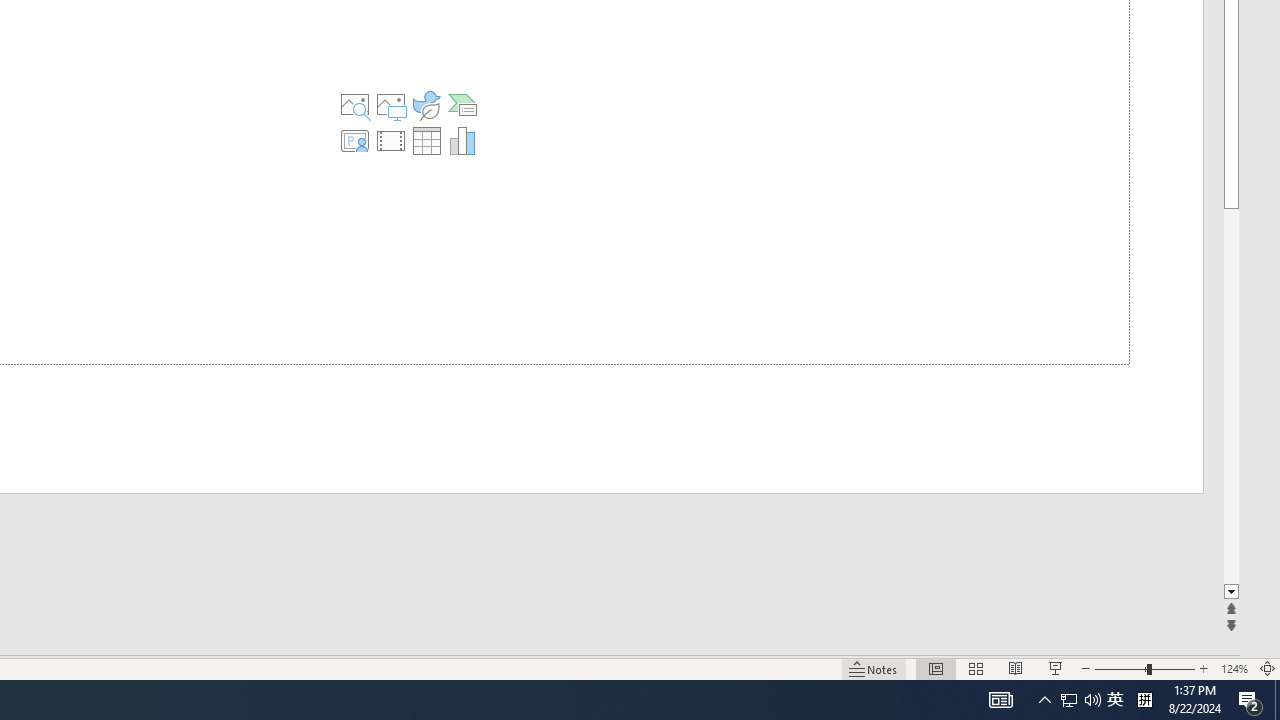  I want to click on 'Stock Images', so click(355, 105).